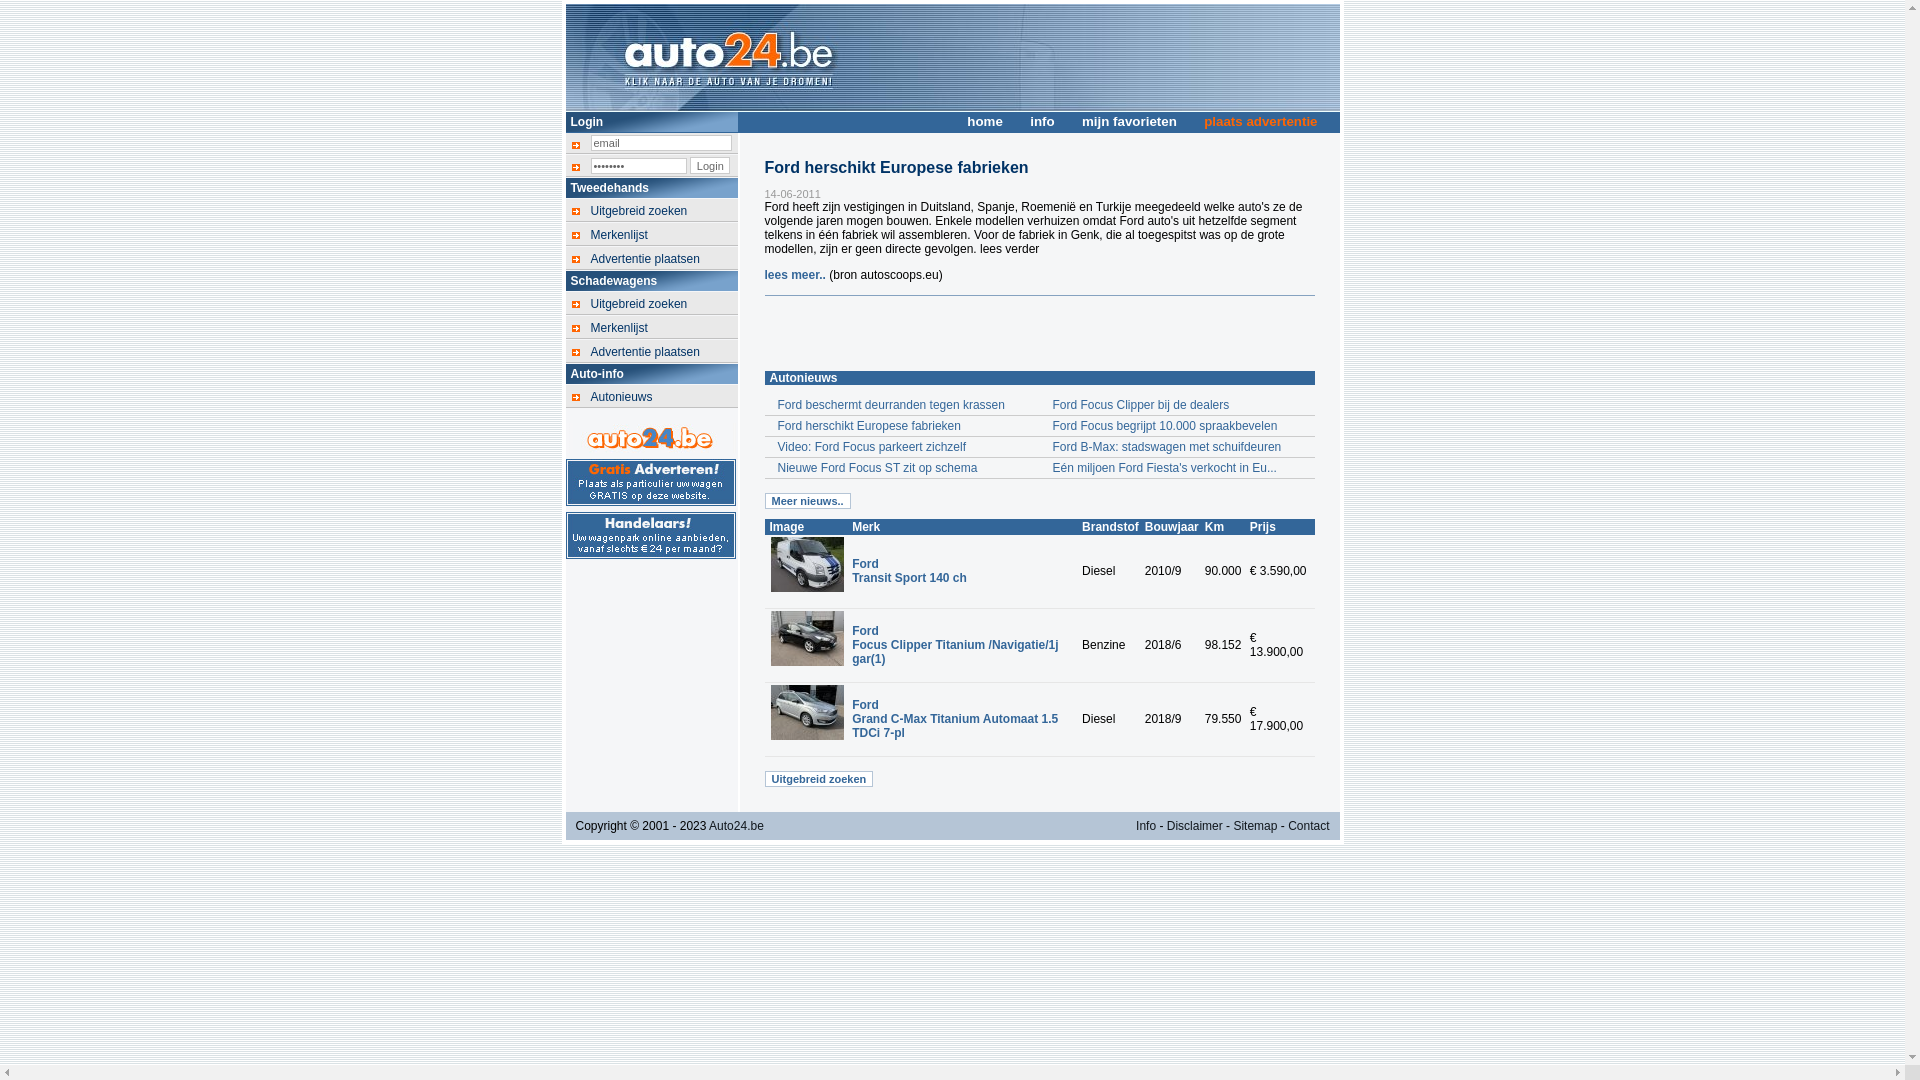 This screenshot has width=1920, height=1080. What do you see at coordinates (710, 164) in the screenshot?
I see `'Login'` at bounding box center [710, 164].